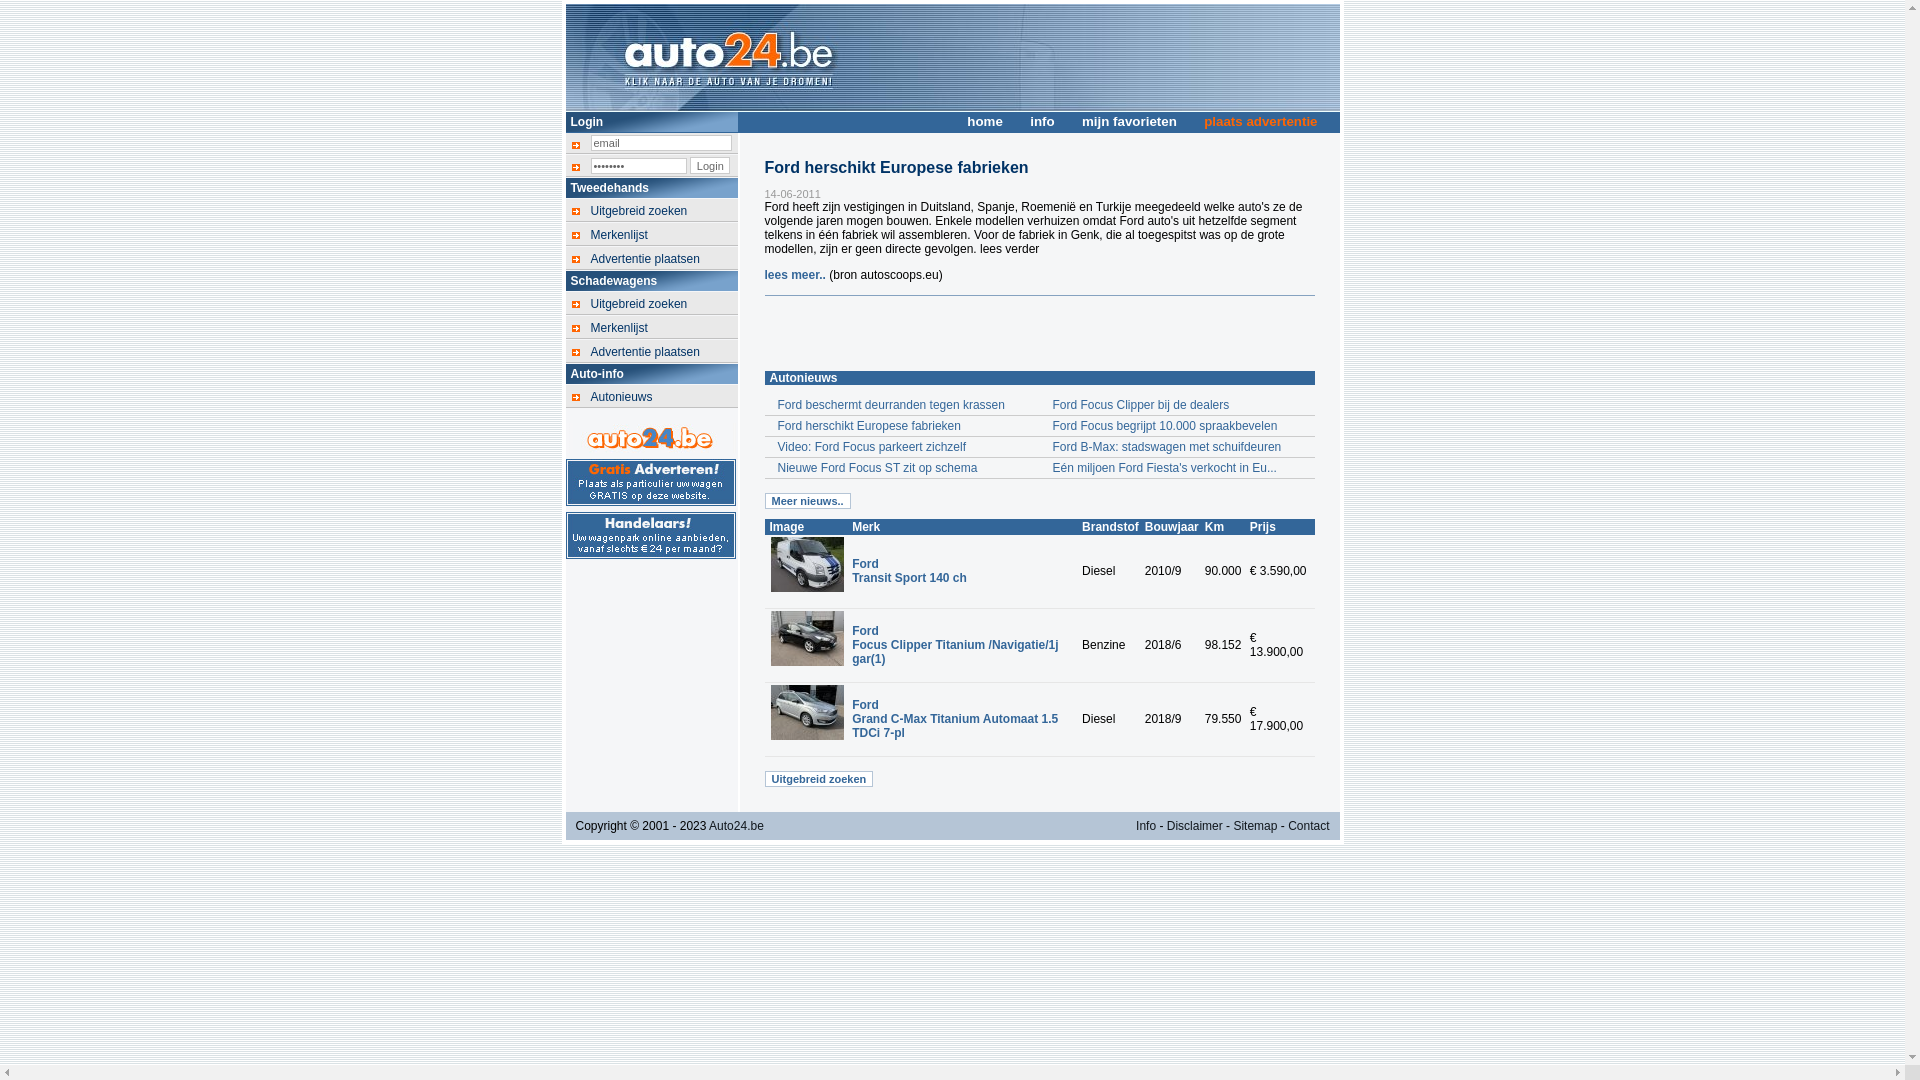 This screenshot has width=1920, height=1080. What do you see at coordinates (710, 164) in the screenshot?
I see `'Login'` at bounding box center [710, 164].